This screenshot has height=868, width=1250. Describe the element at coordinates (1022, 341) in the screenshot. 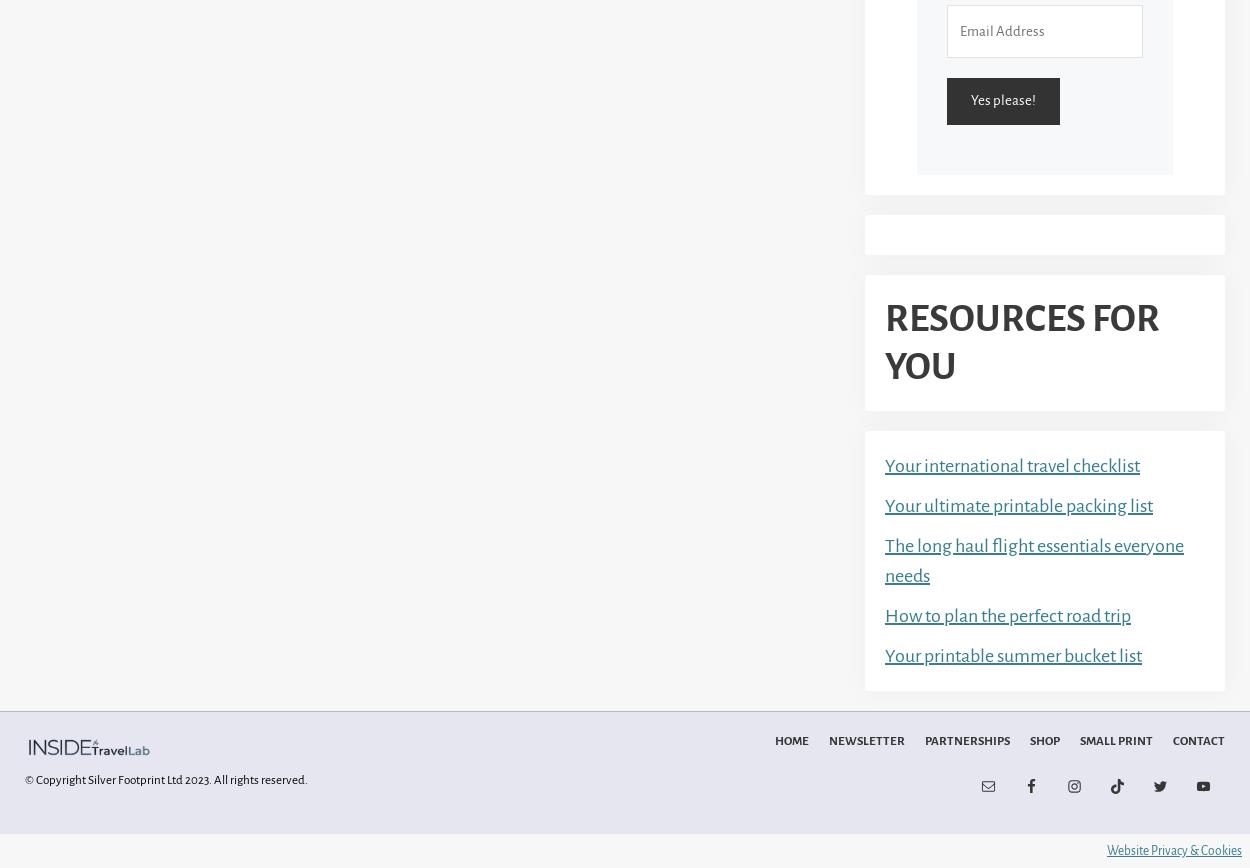

I see `'RESOURCES FOR YOU'` at that location.